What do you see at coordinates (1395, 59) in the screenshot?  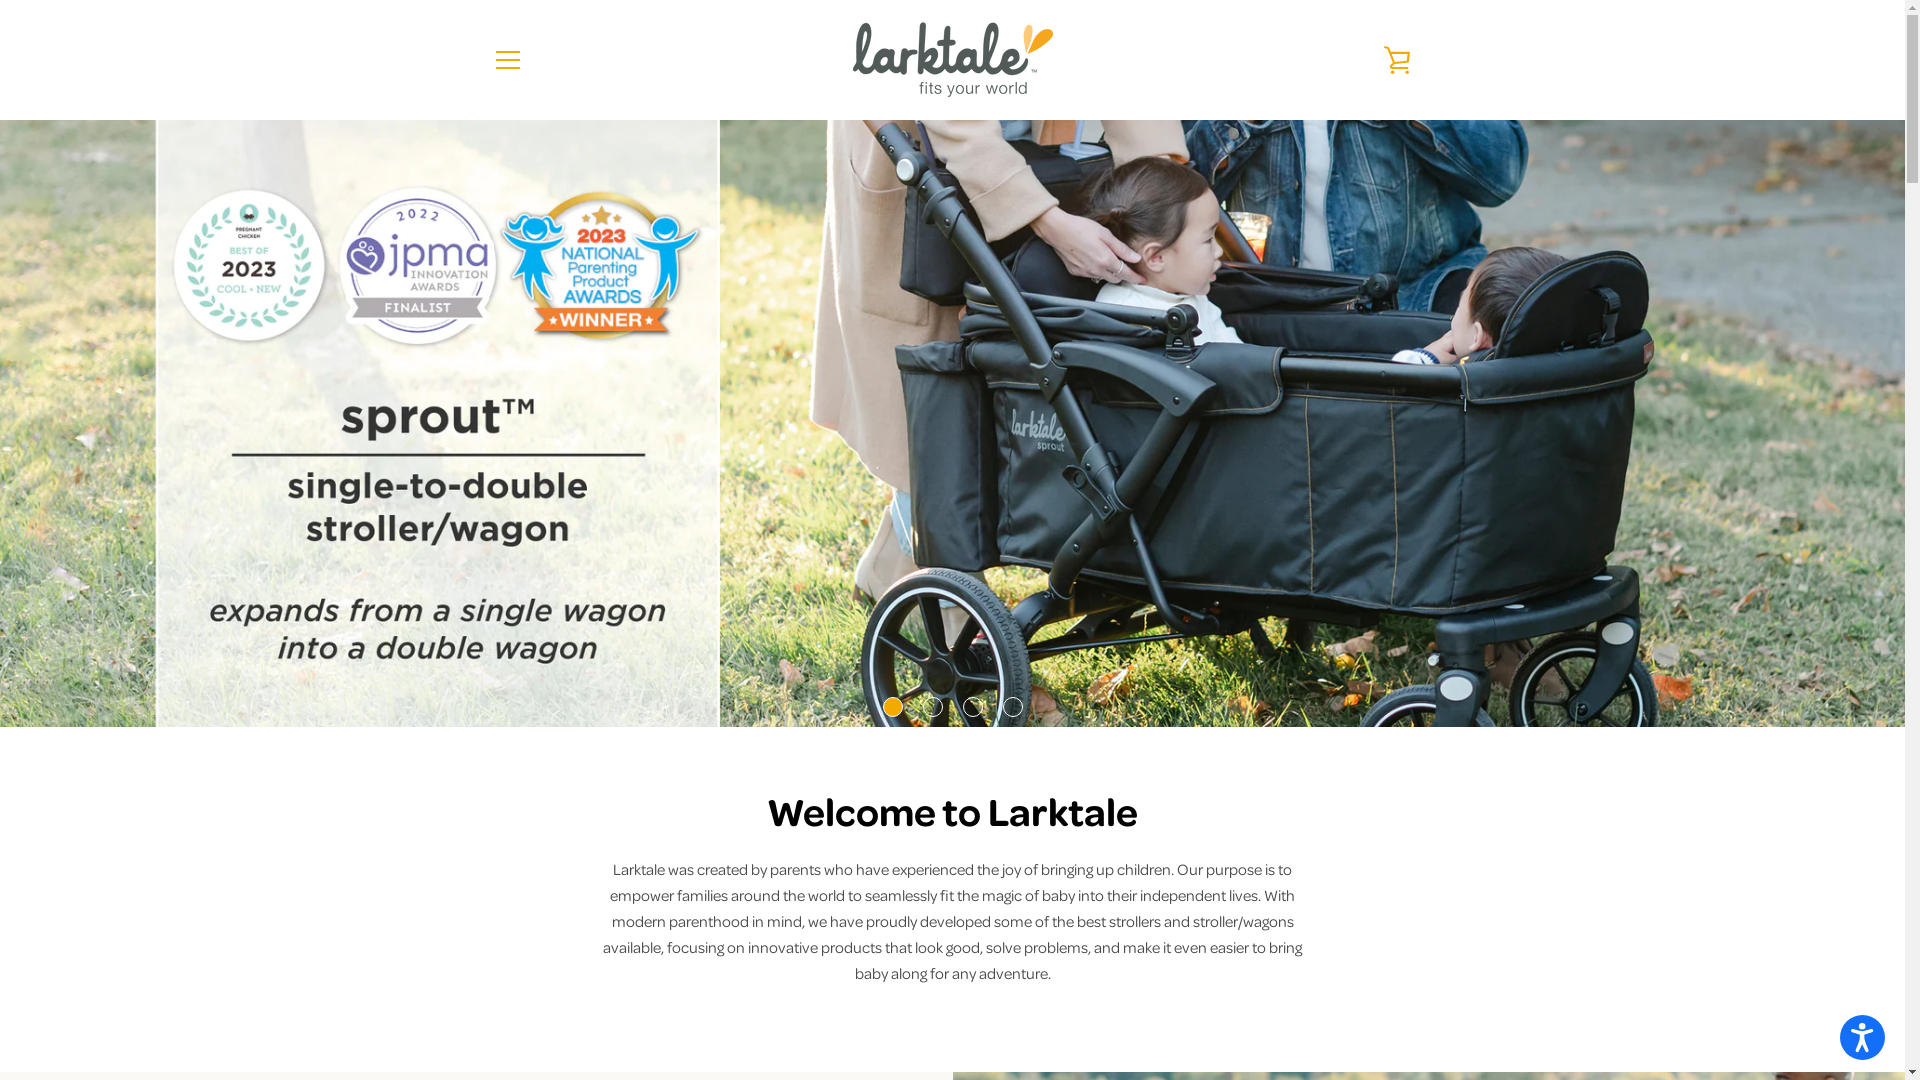 I see `'VIEW CART'` at bounding box center [1395, 59].